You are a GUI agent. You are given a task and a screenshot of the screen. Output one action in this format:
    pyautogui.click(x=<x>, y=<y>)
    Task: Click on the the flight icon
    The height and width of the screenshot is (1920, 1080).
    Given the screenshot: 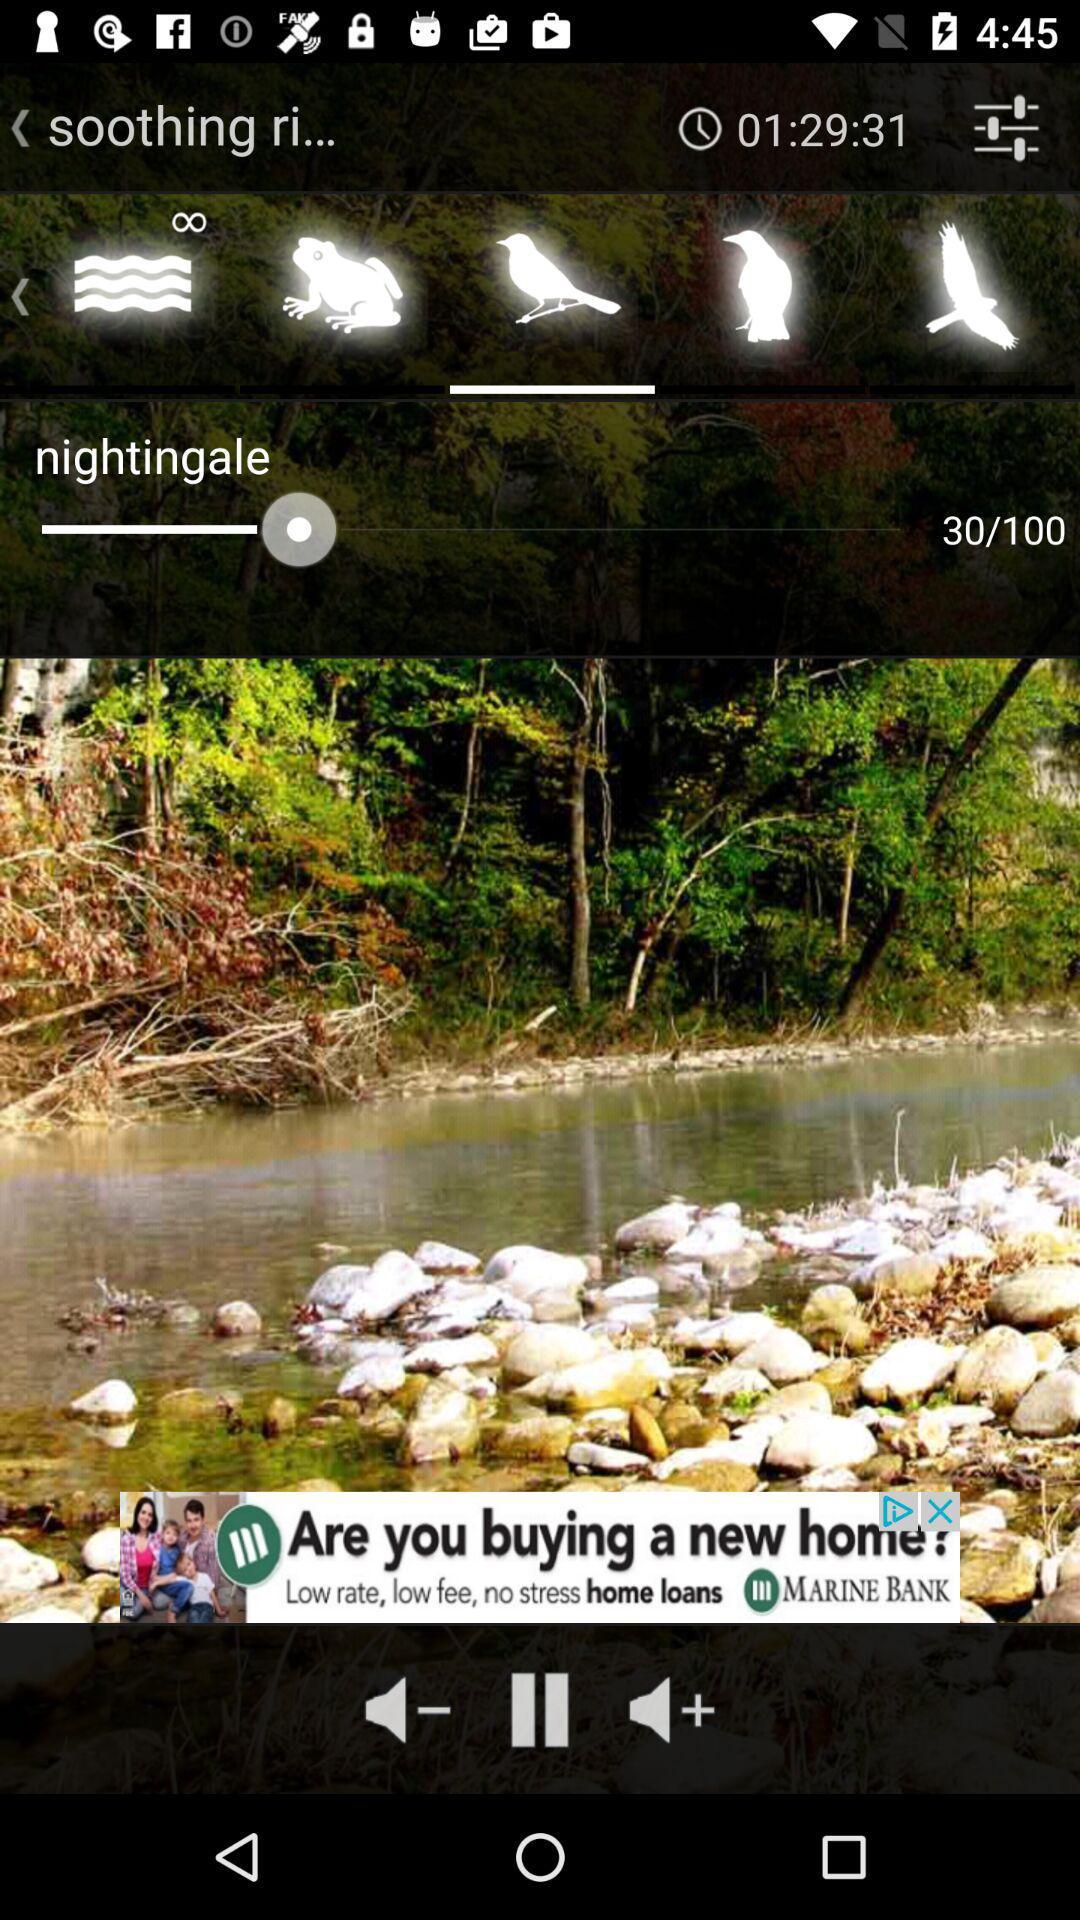 What is the action you would take?
    pyautogui.click(x=971, y=291)
    